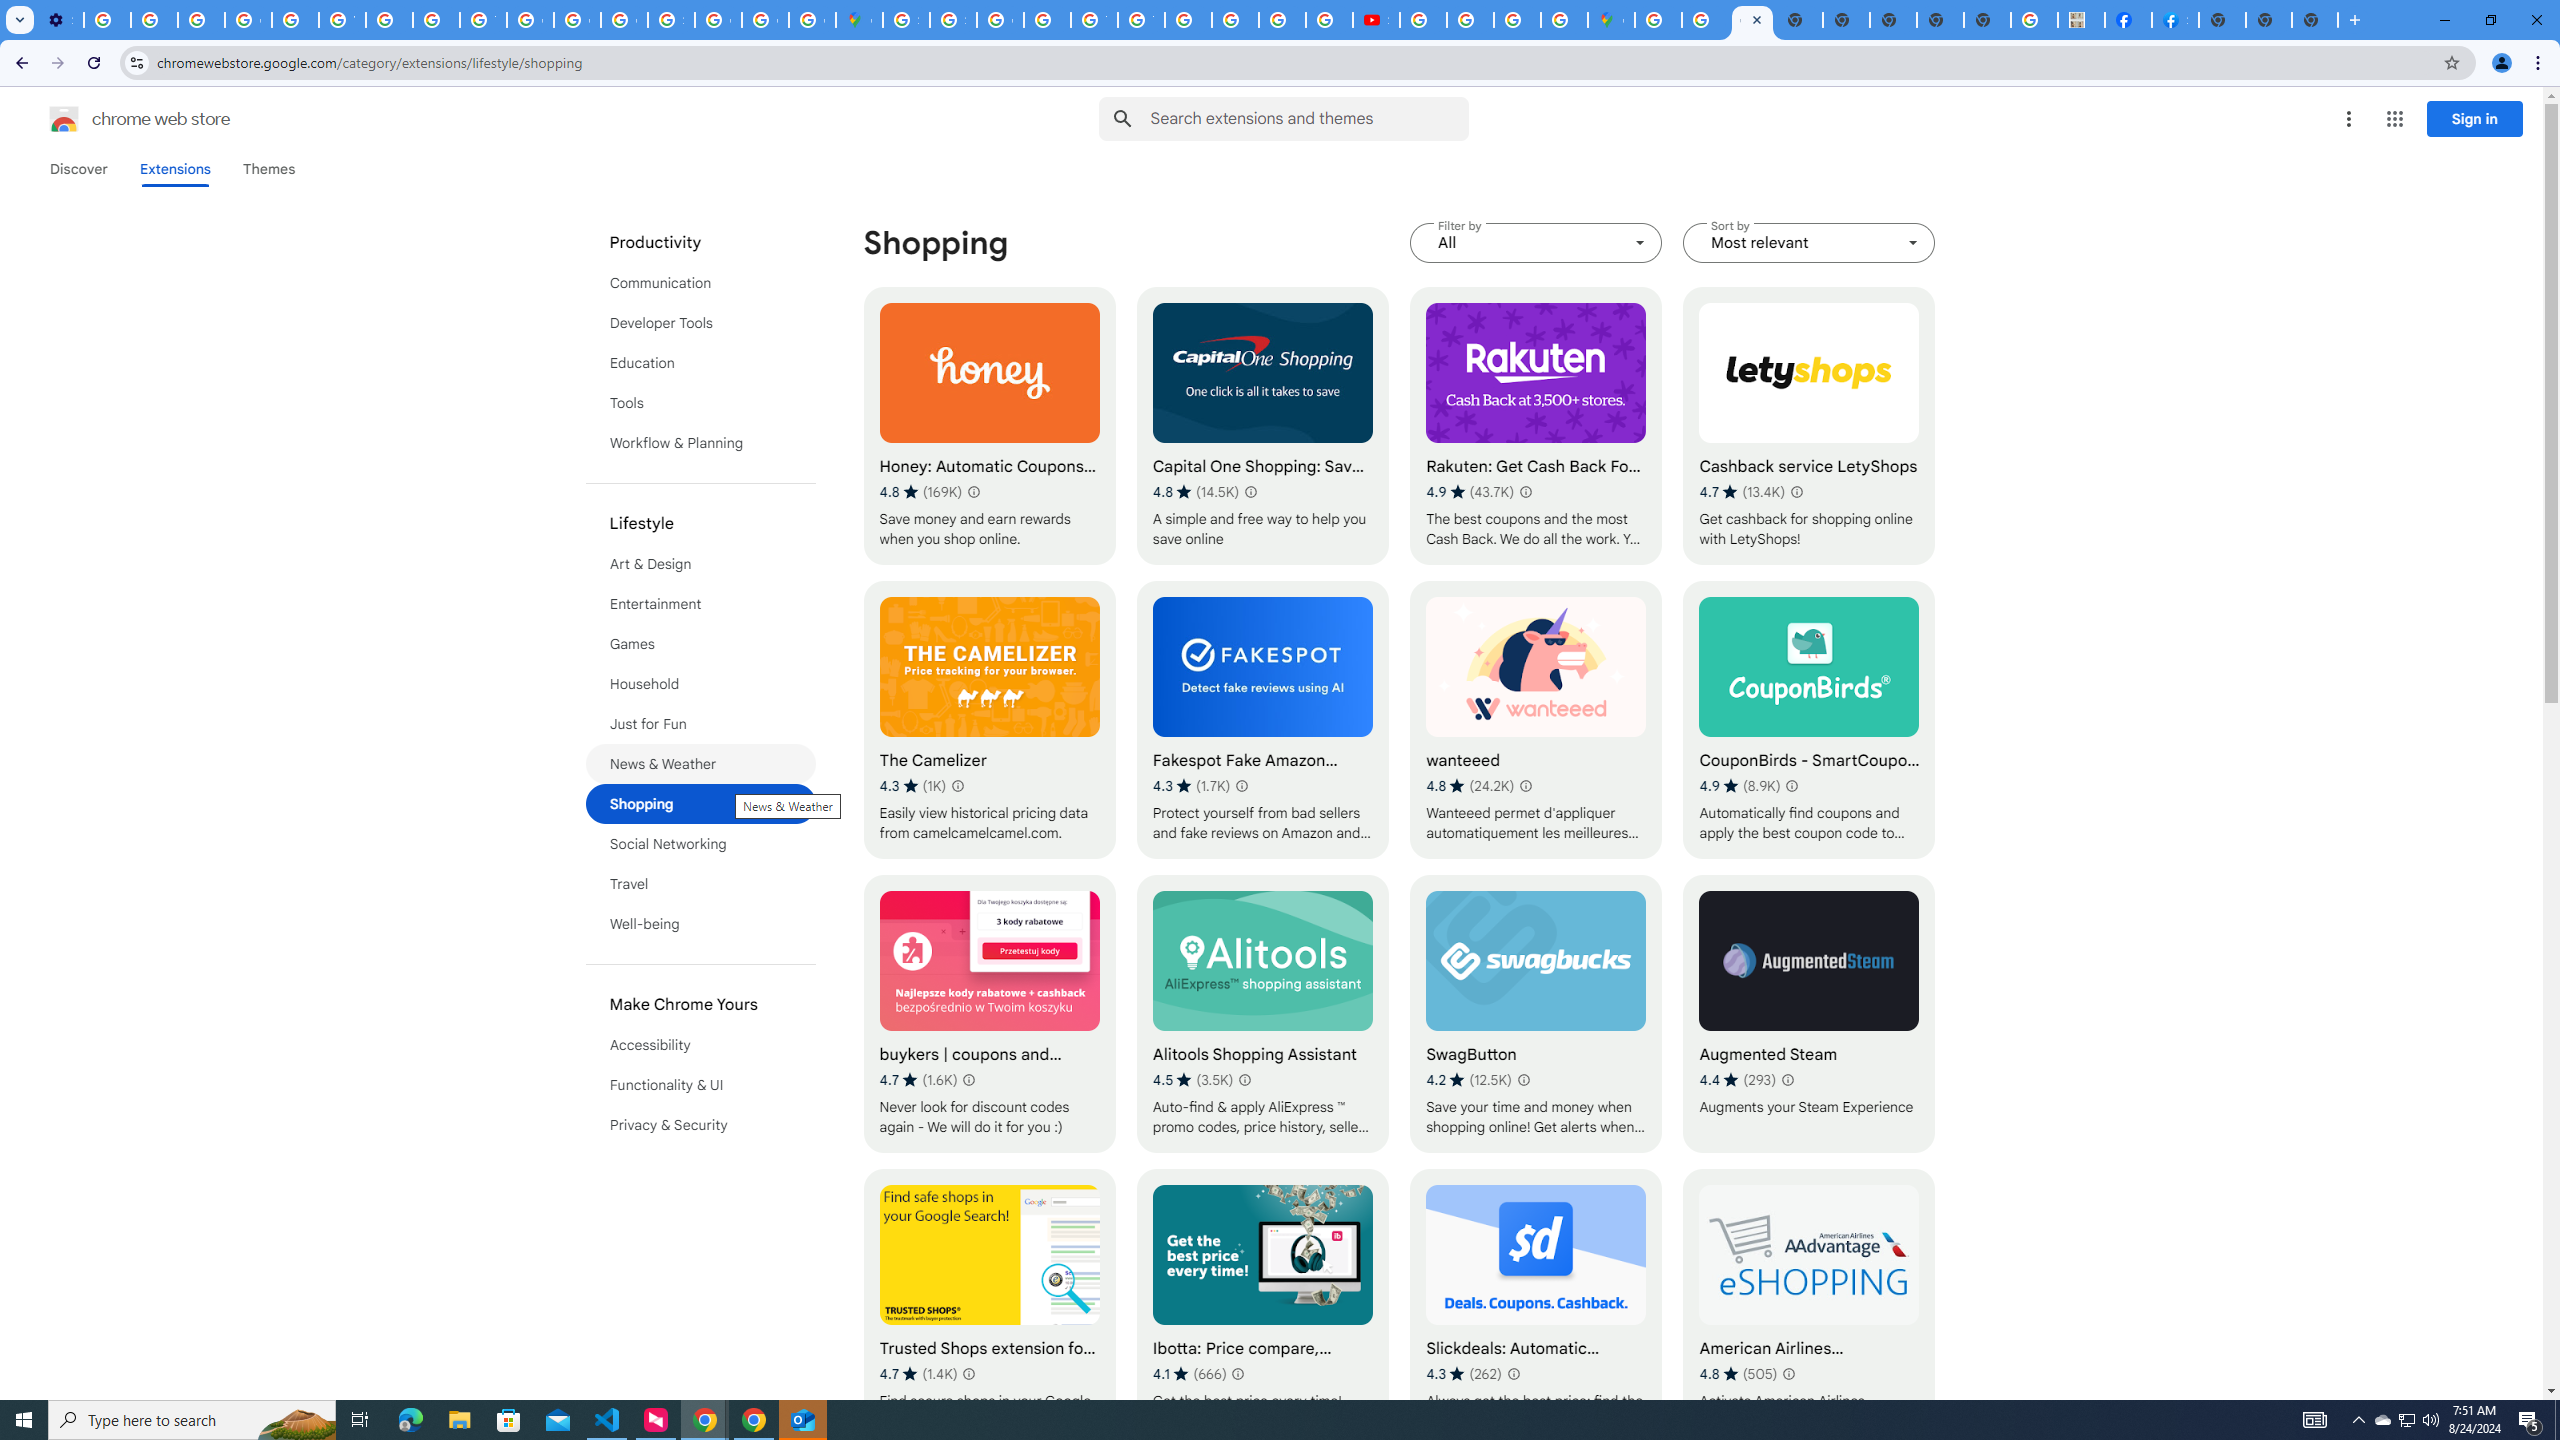  What do you see at coordinates (1263, 425) in the screenshot?
I see `'Capital One Shopping: Save Now'` at bounding box center [1263, 425].